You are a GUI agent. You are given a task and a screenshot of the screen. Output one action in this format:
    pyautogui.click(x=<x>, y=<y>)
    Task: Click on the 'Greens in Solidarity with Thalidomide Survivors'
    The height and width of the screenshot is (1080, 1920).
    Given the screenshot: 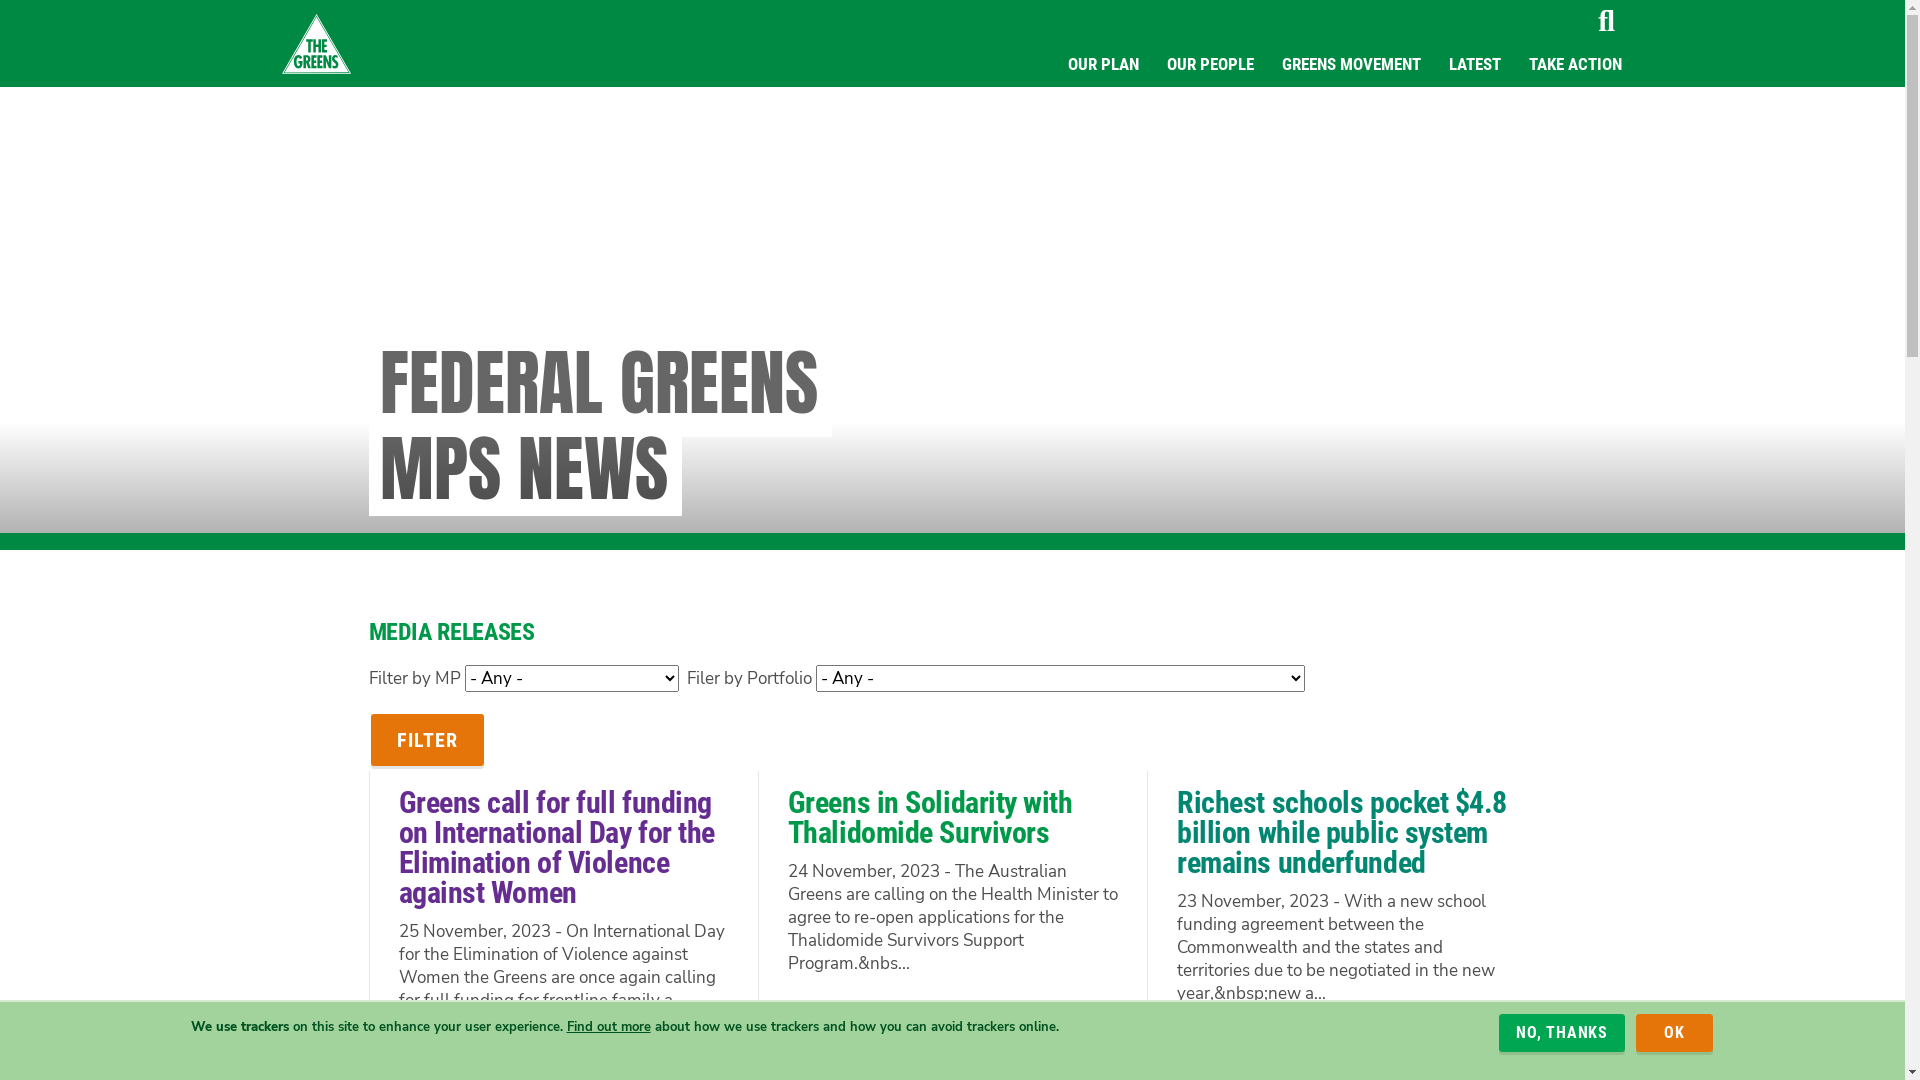 What is the action you would take?
    pyautogui.click(x=929, y=817)
    